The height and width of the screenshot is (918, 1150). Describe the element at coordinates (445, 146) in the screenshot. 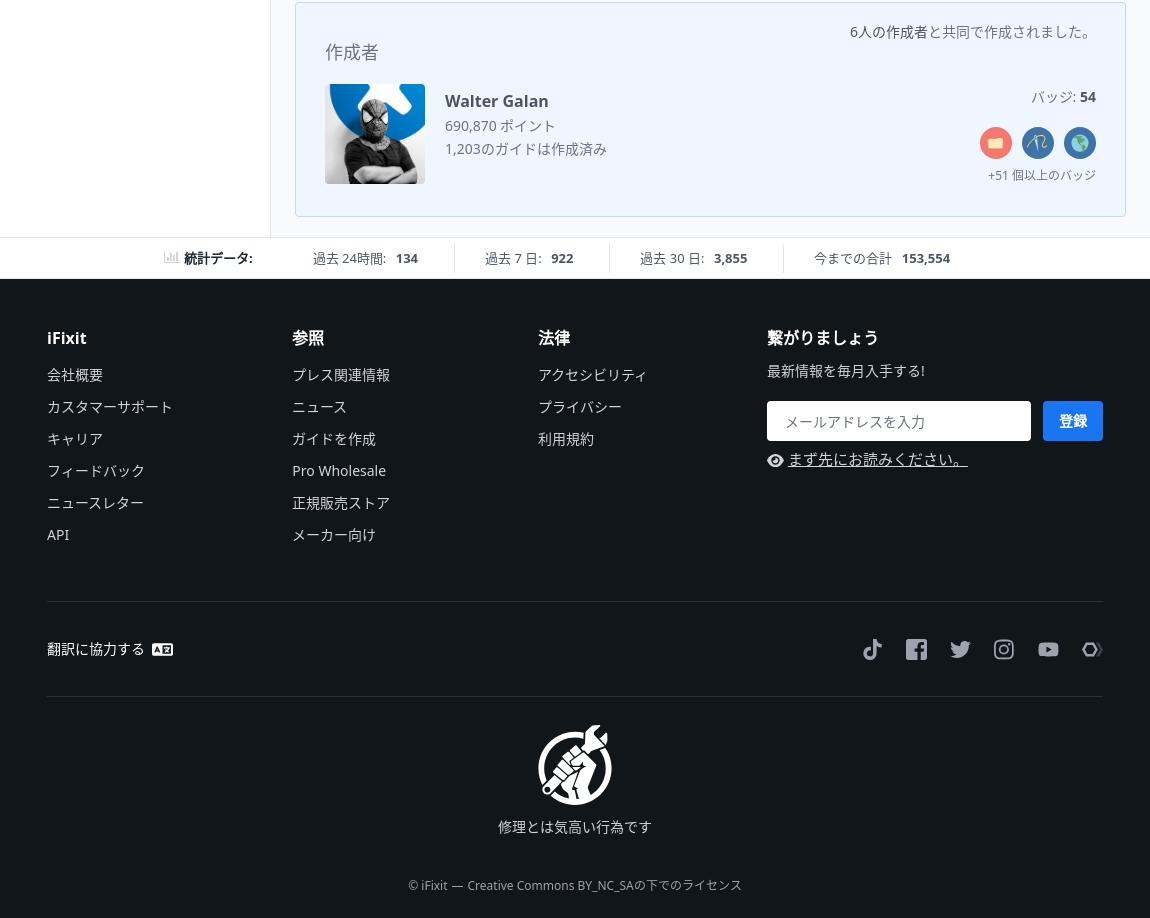

I see `'1,203のガイドは作成済み'` at that location.